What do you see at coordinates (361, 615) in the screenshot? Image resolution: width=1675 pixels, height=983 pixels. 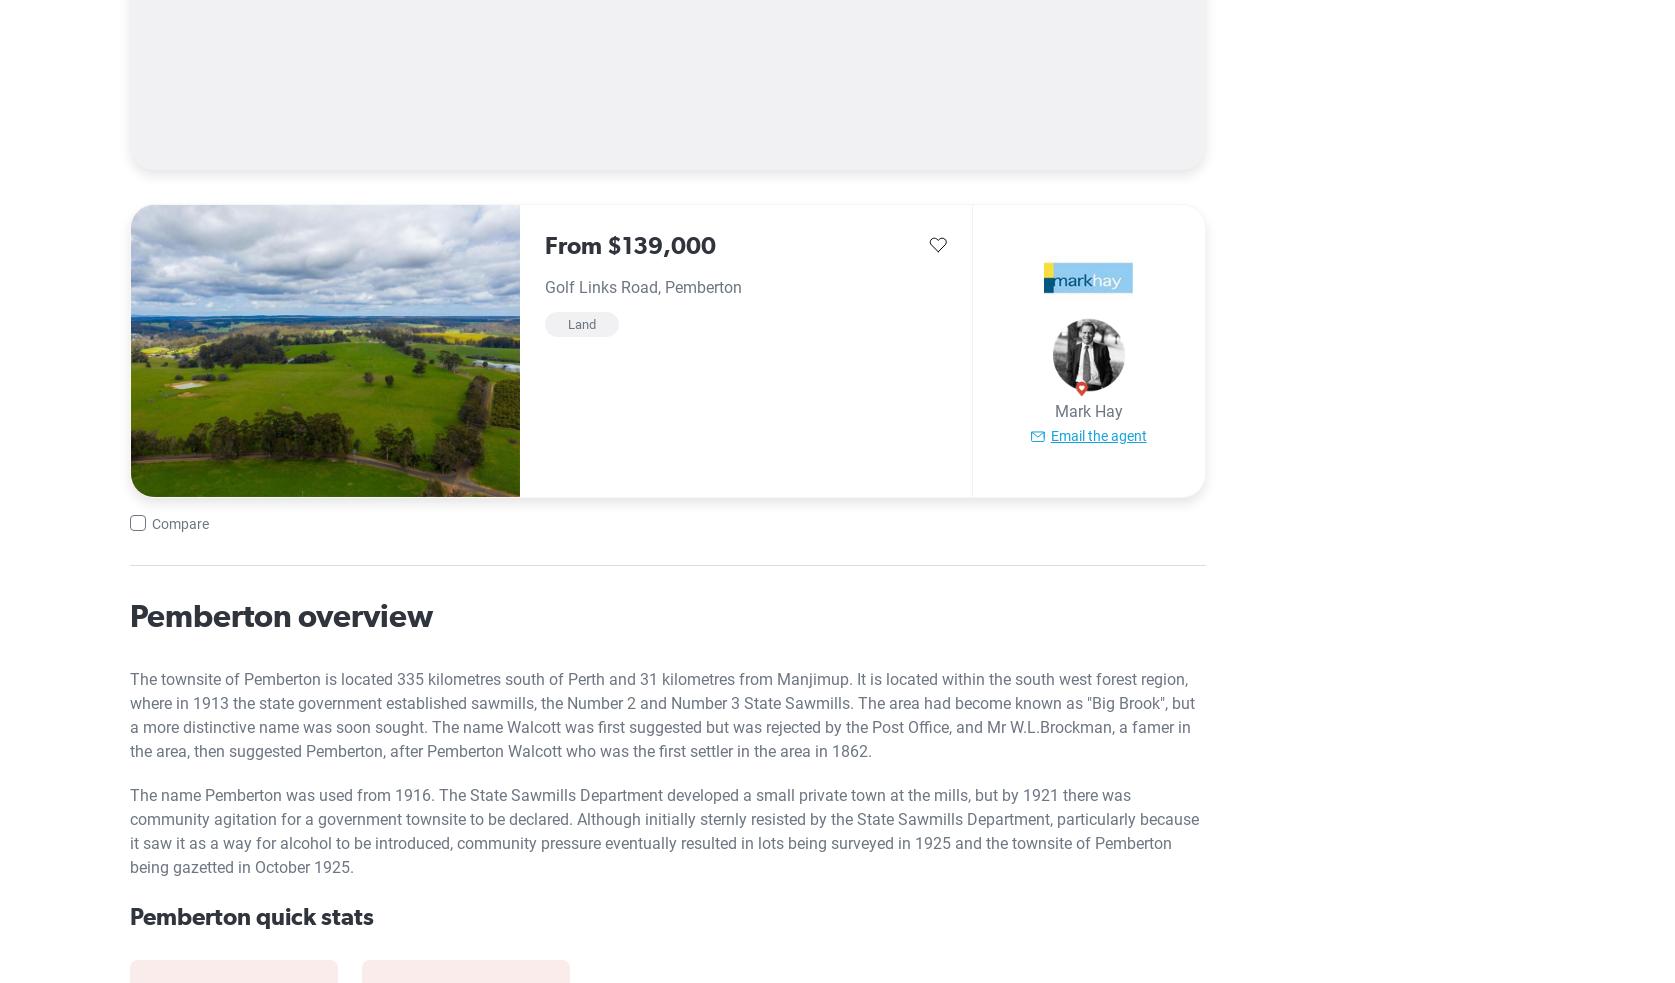 I see `'overview'` at bounding box center [361, 615].